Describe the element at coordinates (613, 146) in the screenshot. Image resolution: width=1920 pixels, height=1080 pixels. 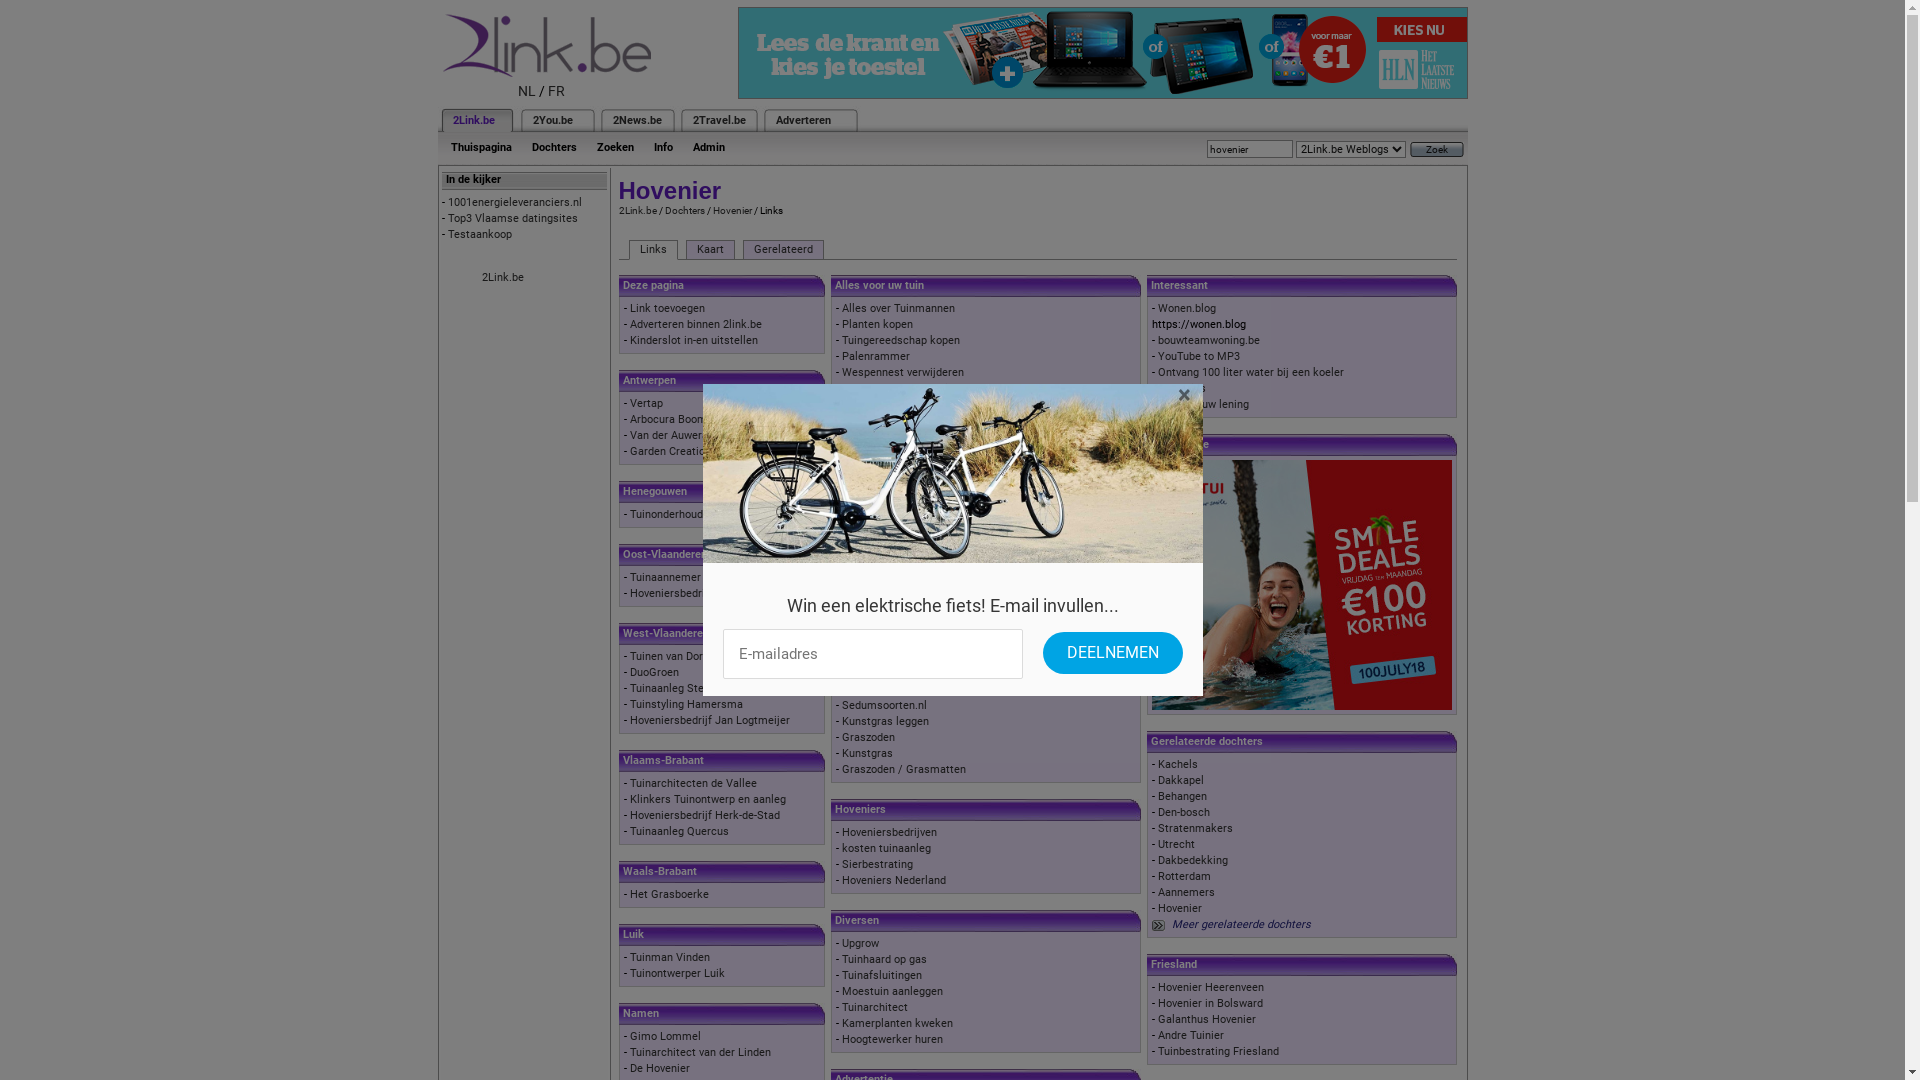
I see `'Zoeken'` at that location.